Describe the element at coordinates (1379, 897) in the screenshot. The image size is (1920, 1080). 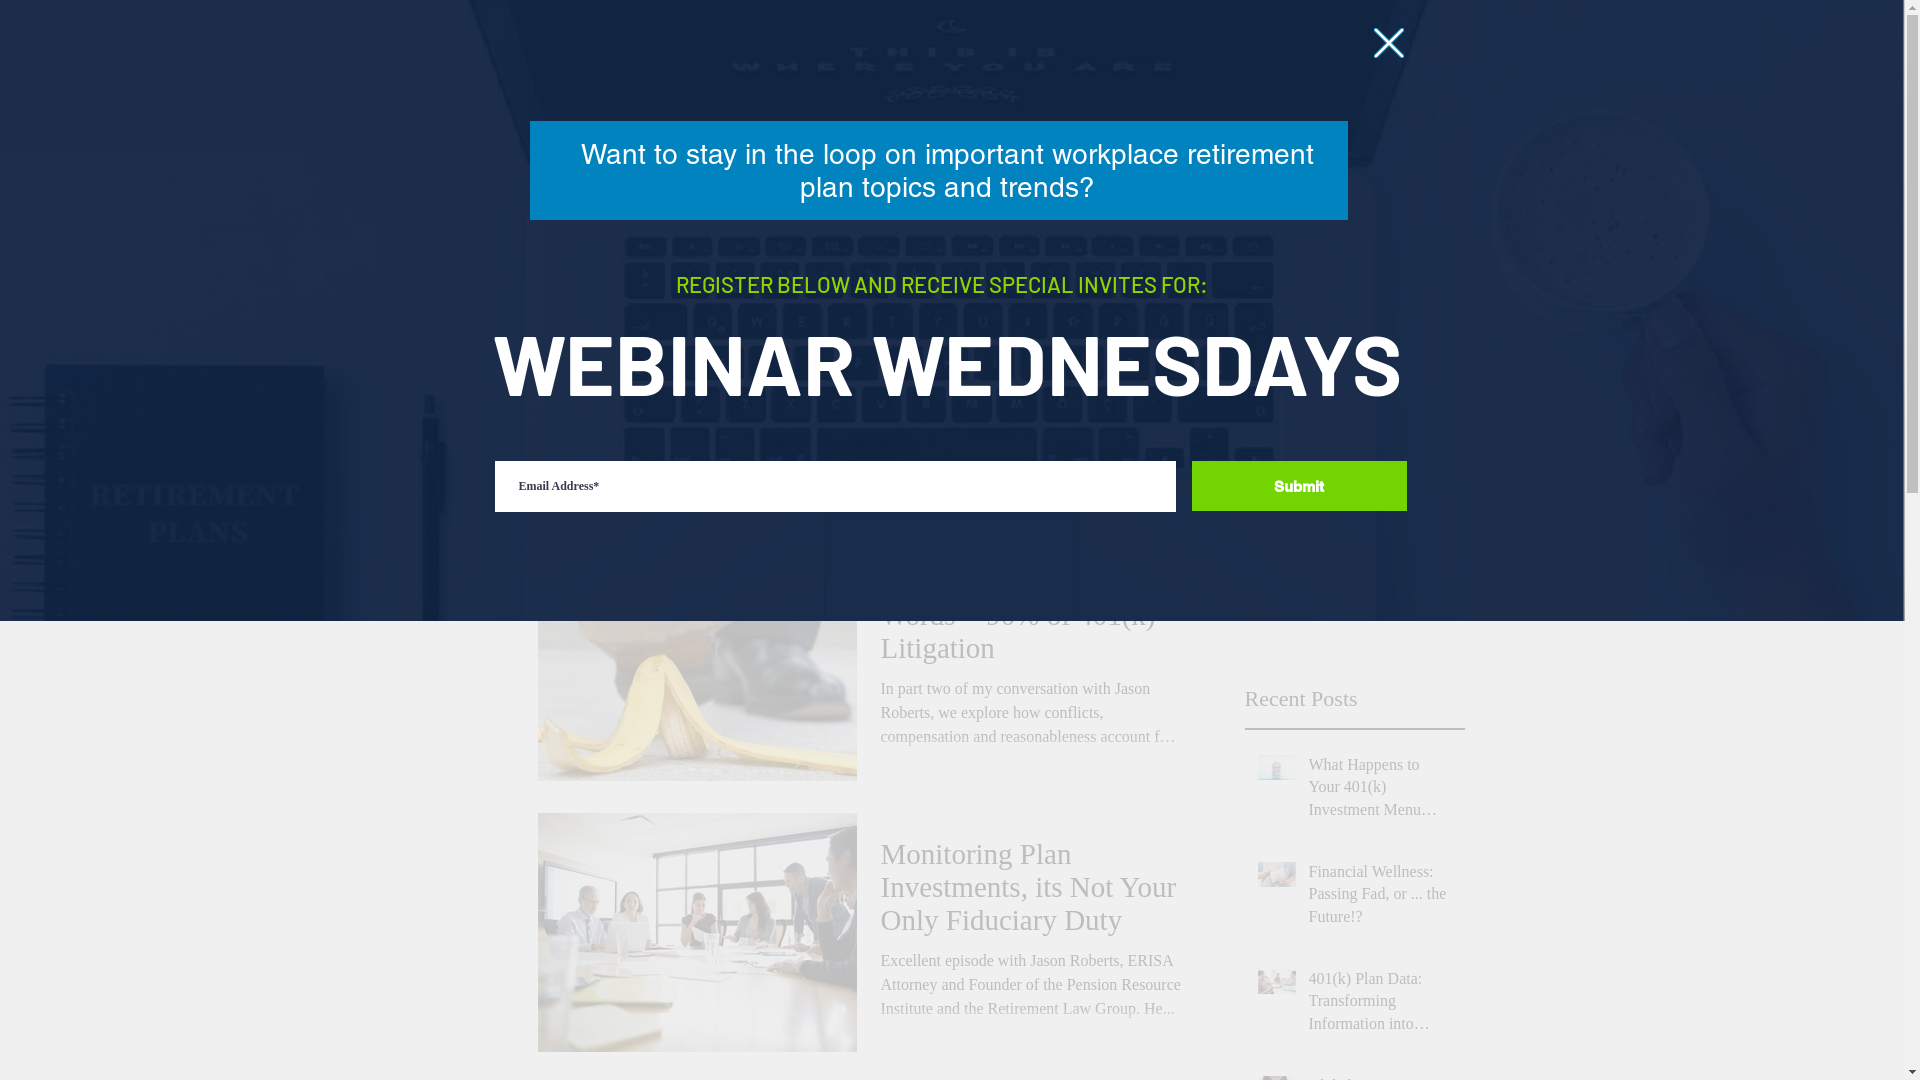
I see `'Financial Wellness: Passing Fad, or ... the Future!?'` at that location.